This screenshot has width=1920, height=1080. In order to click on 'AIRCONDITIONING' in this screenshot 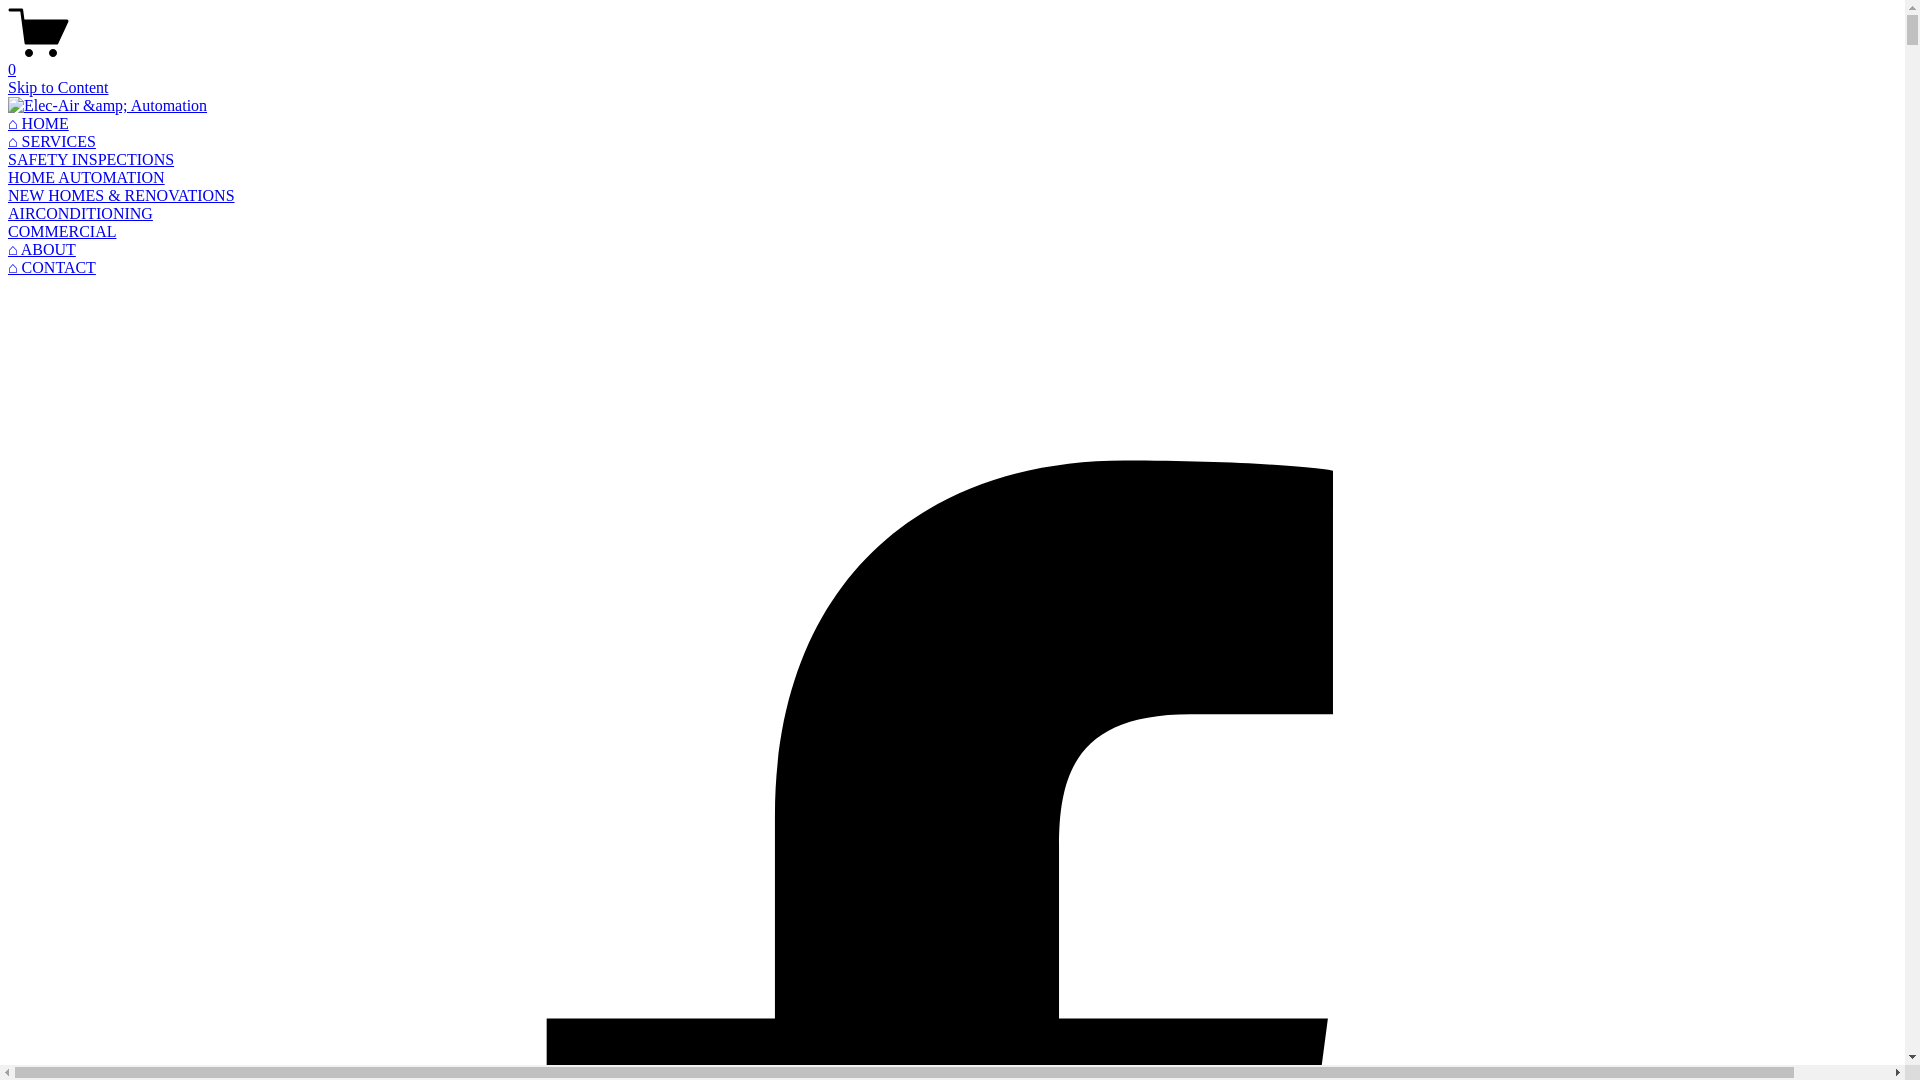, I will do `click(80, 213)`.